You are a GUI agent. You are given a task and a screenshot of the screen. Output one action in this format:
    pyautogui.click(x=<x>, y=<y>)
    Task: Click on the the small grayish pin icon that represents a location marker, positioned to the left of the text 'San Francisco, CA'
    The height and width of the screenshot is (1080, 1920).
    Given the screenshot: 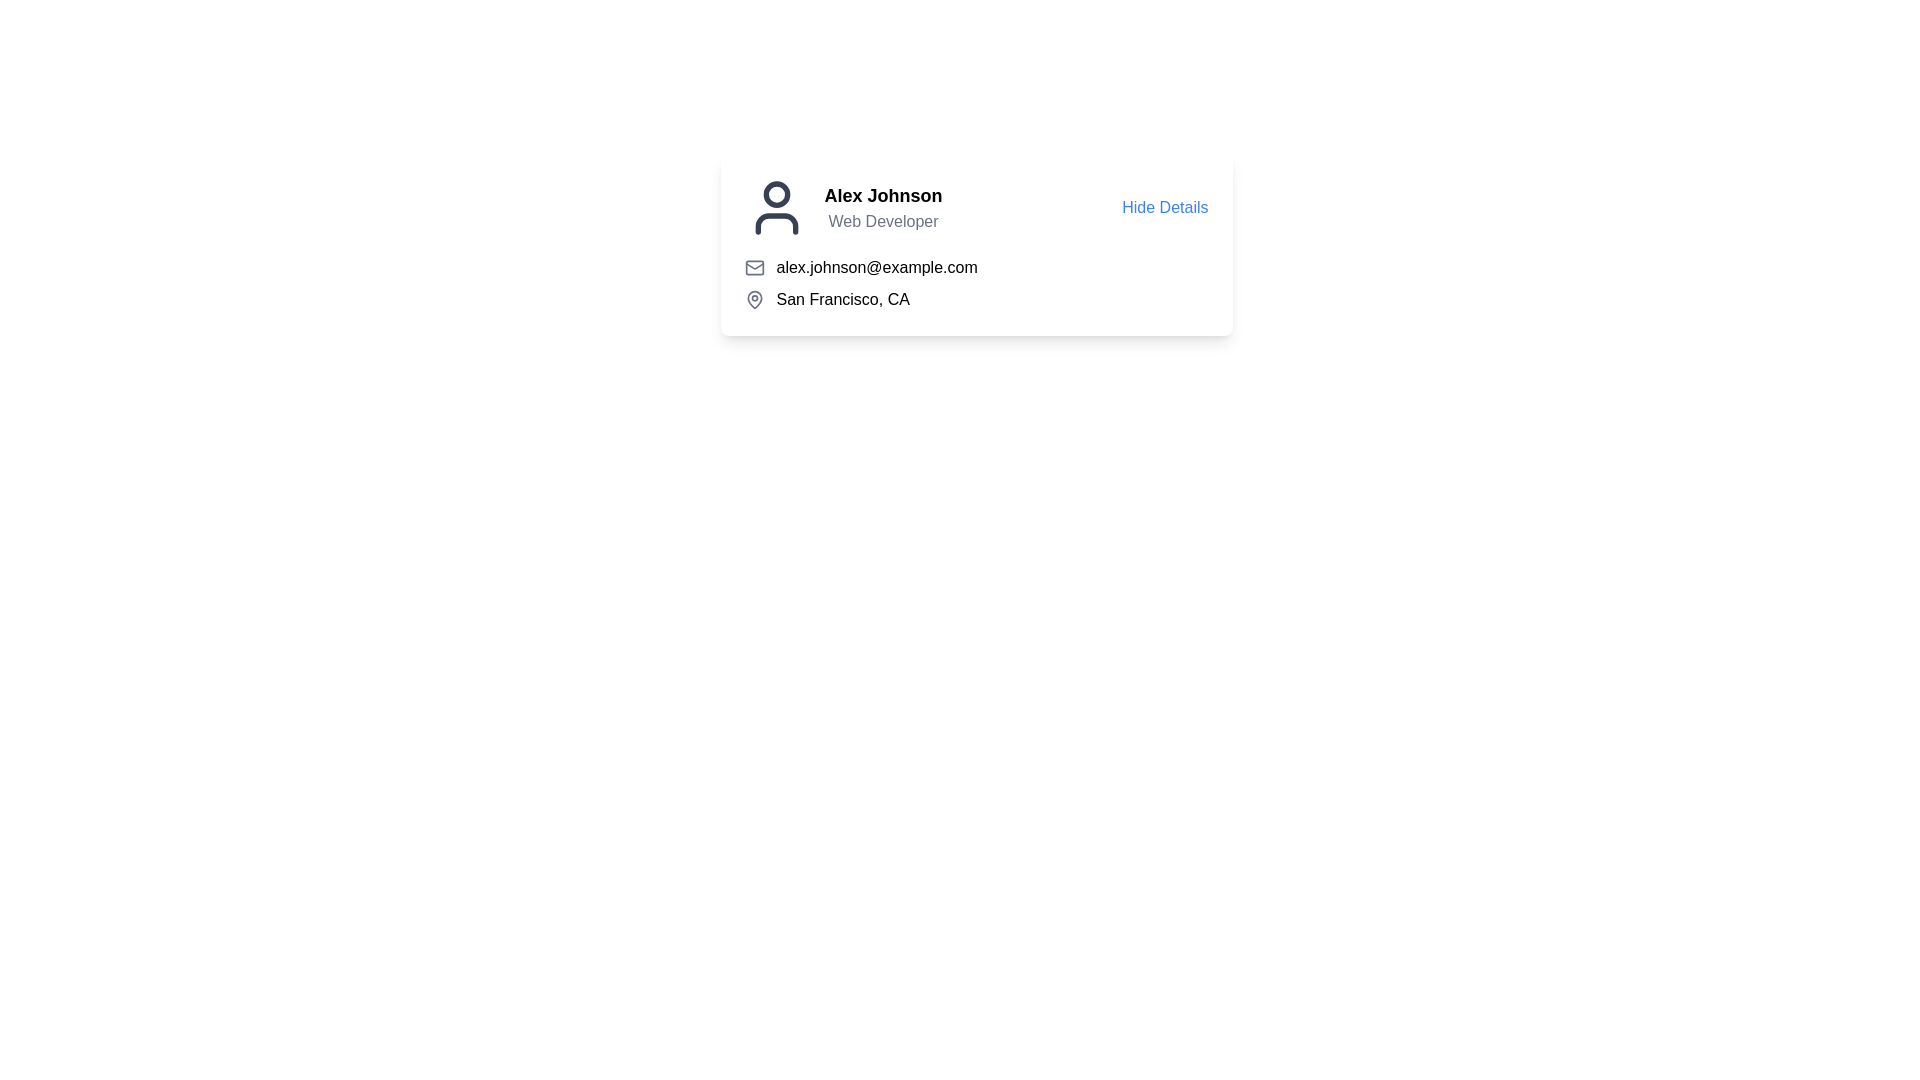 What is the action you would take?
    pyautogui.click(x=753, y=300)
    